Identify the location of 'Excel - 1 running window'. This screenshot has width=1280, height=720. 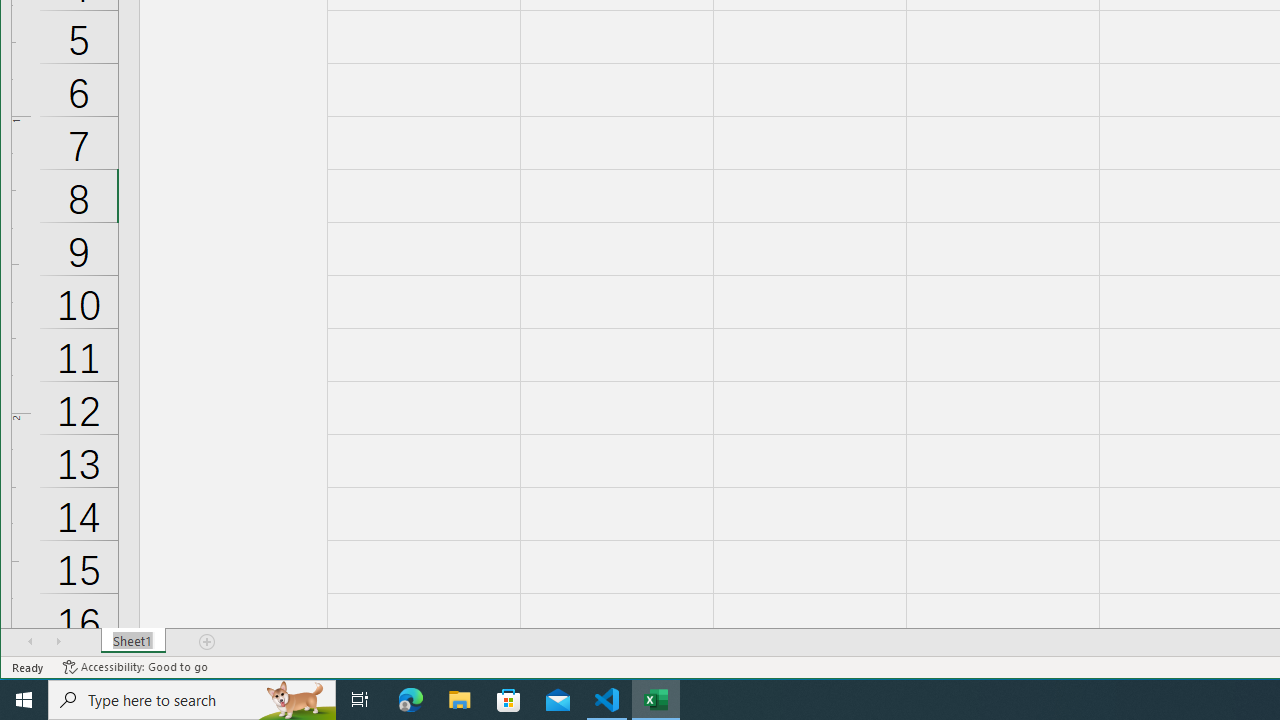
(656, 698).